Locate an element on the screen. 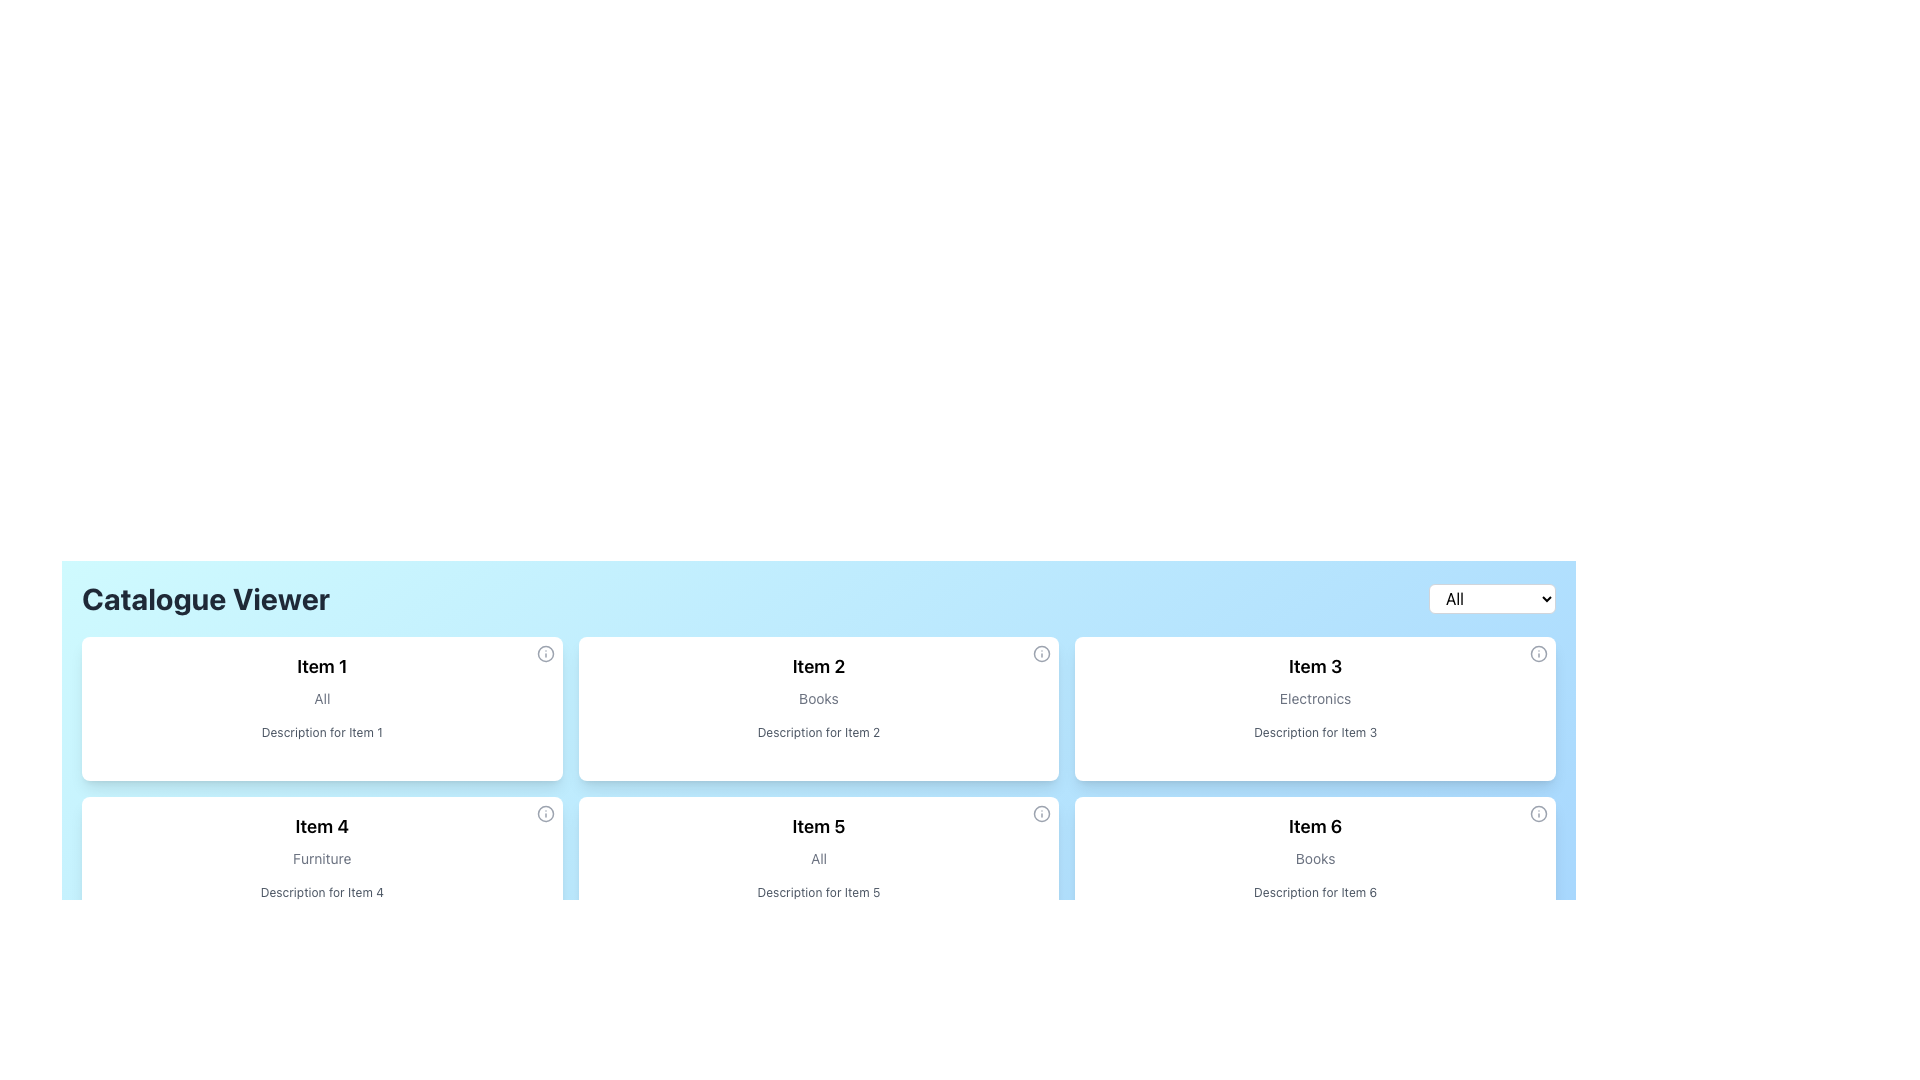  the previous page button located at the bottom of the interface's main section, which is part of the pagination control layout and positioned to the left of the page indicator and the 'Next' button is located at coordinates (720, 994).